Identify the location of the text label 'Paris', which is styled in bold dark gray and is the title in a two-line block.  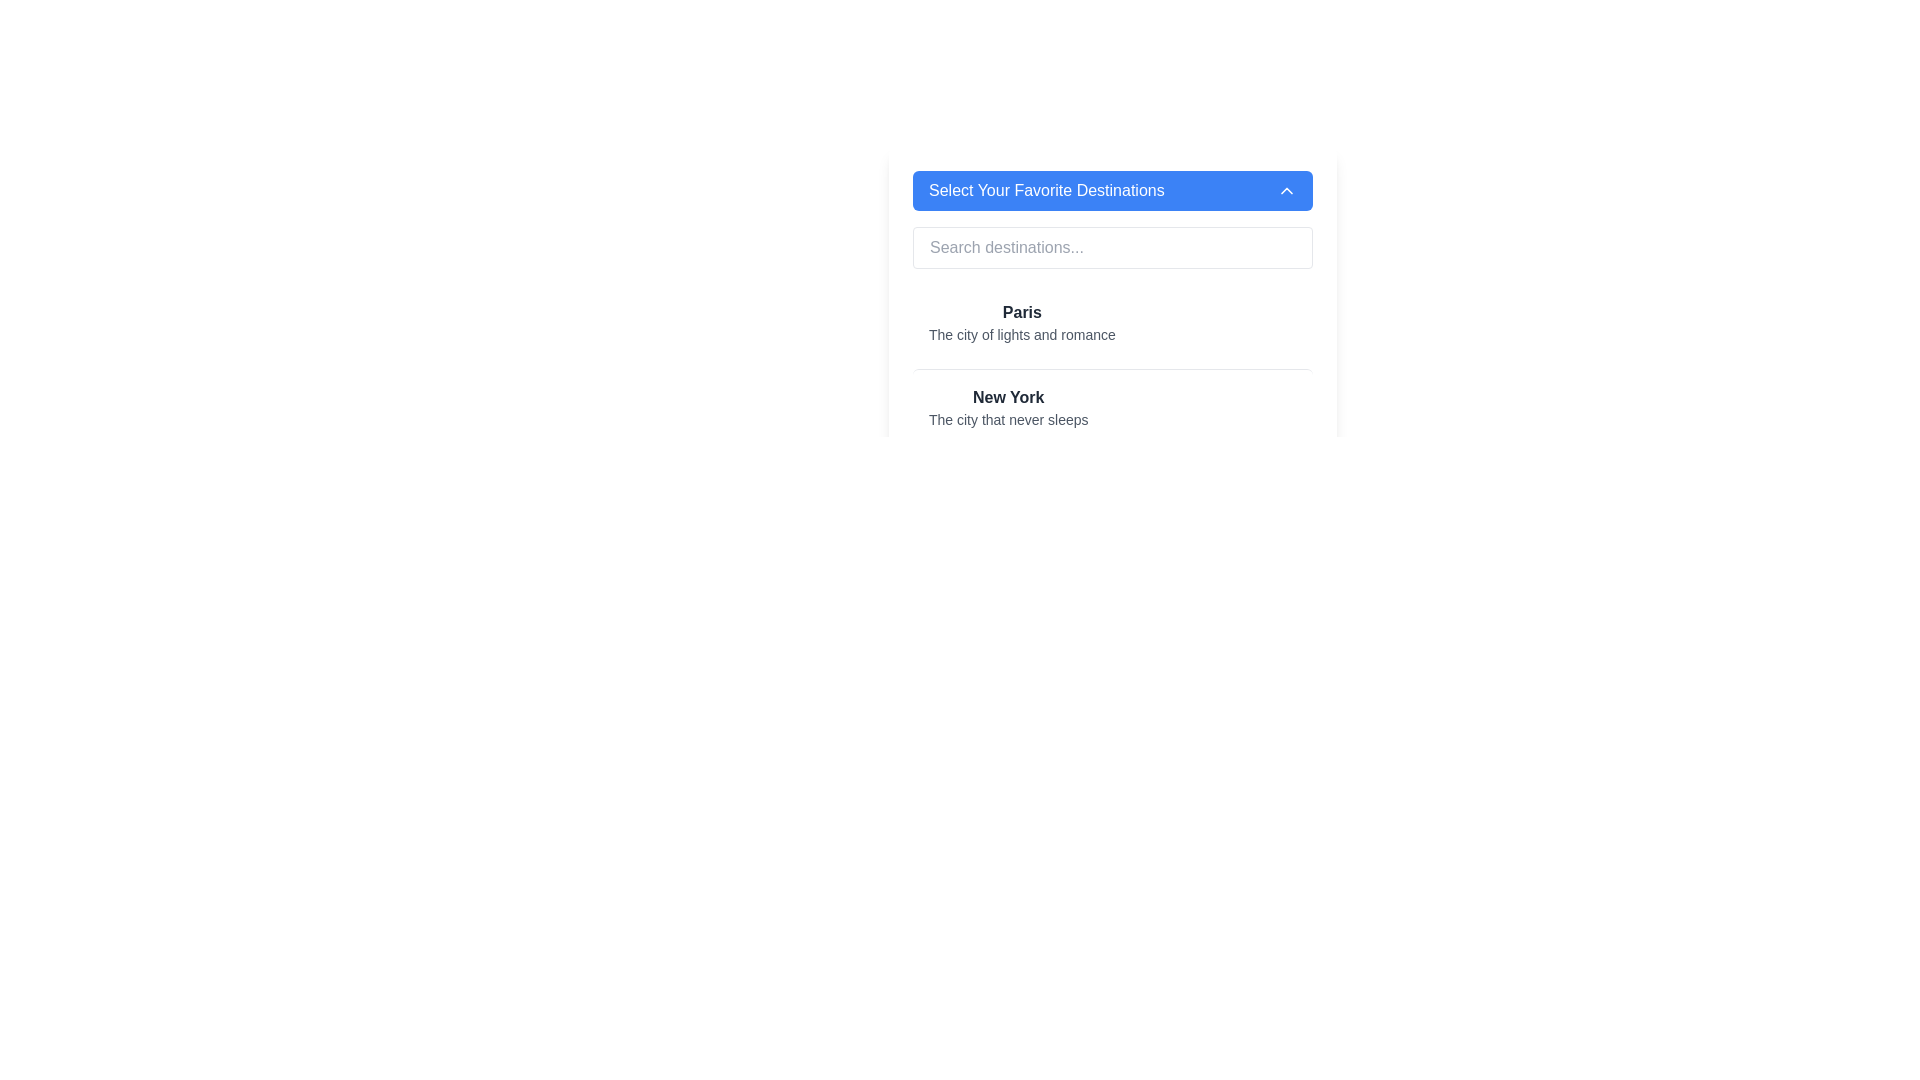
(1022, 312).